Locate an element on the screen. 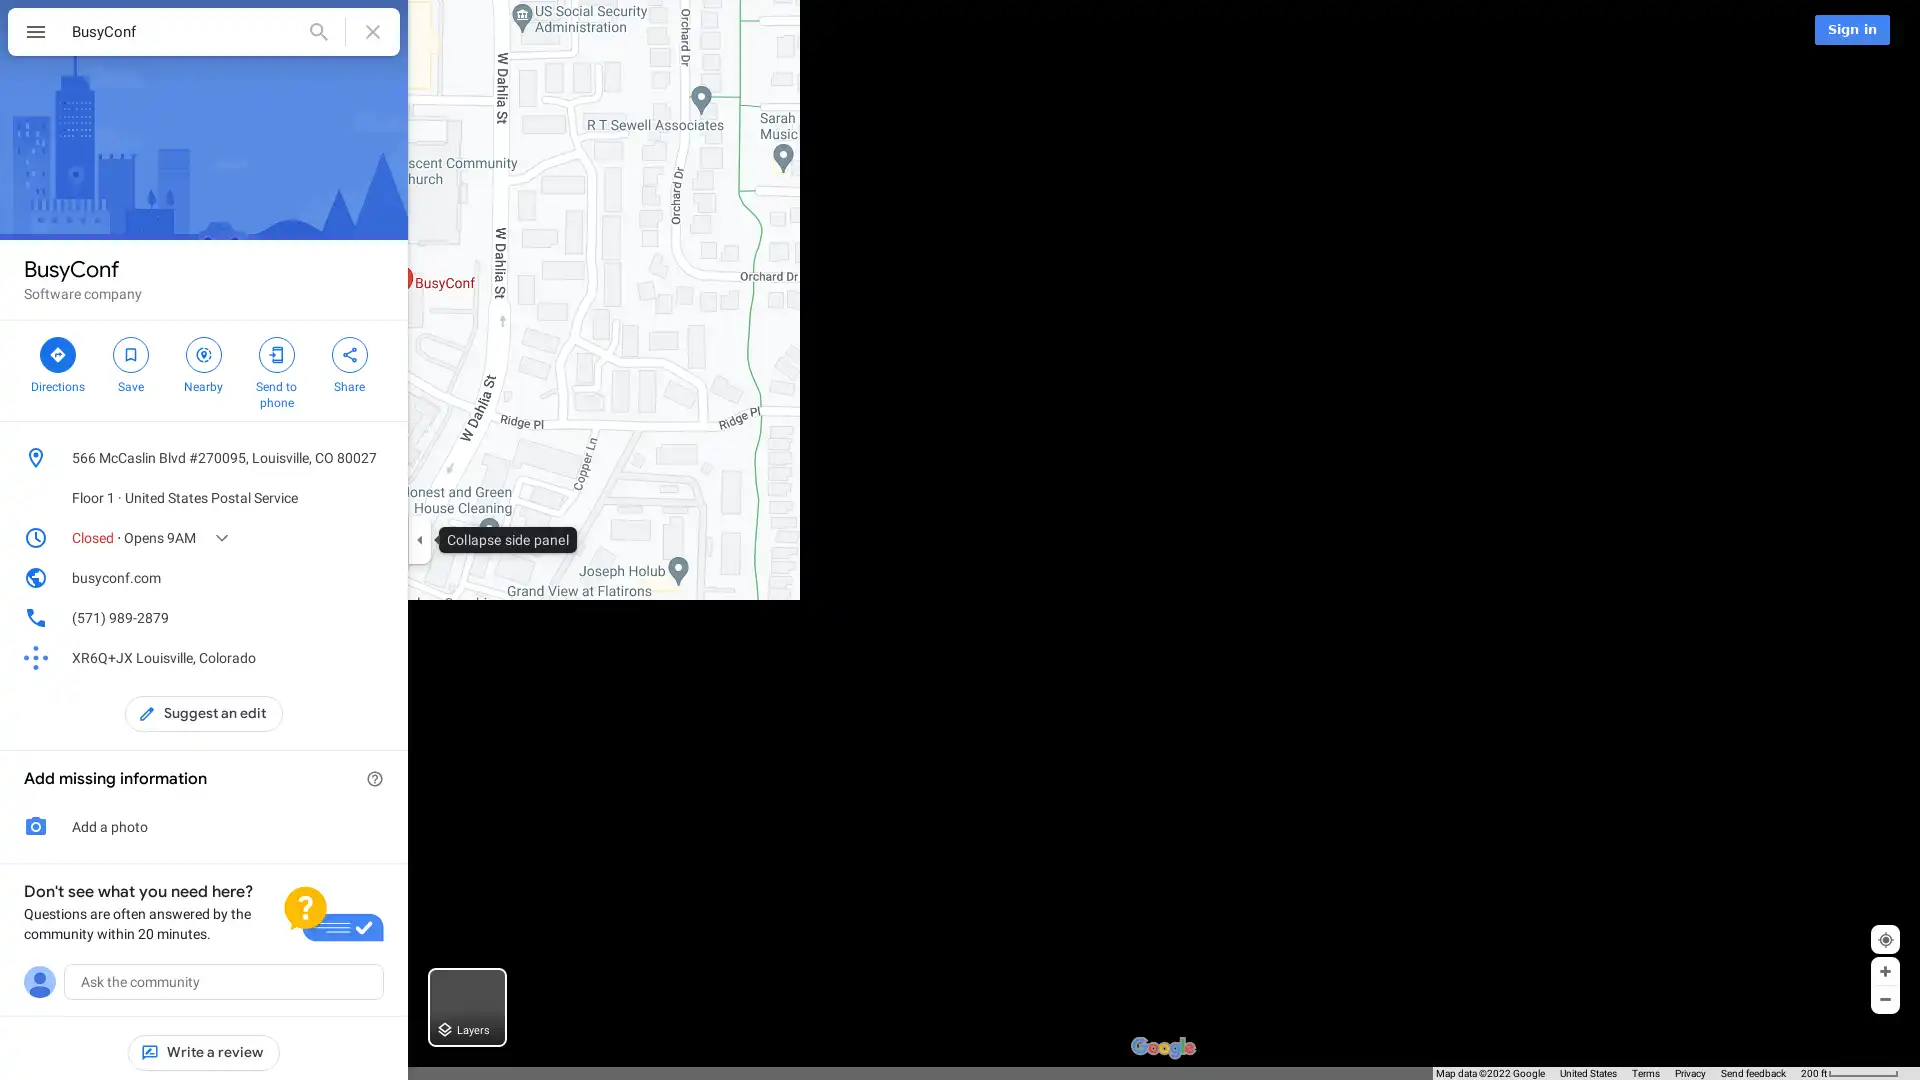 This screenshot has width=1920, height=1080. Learn more about plus codes is located at coordinates (374, 658).